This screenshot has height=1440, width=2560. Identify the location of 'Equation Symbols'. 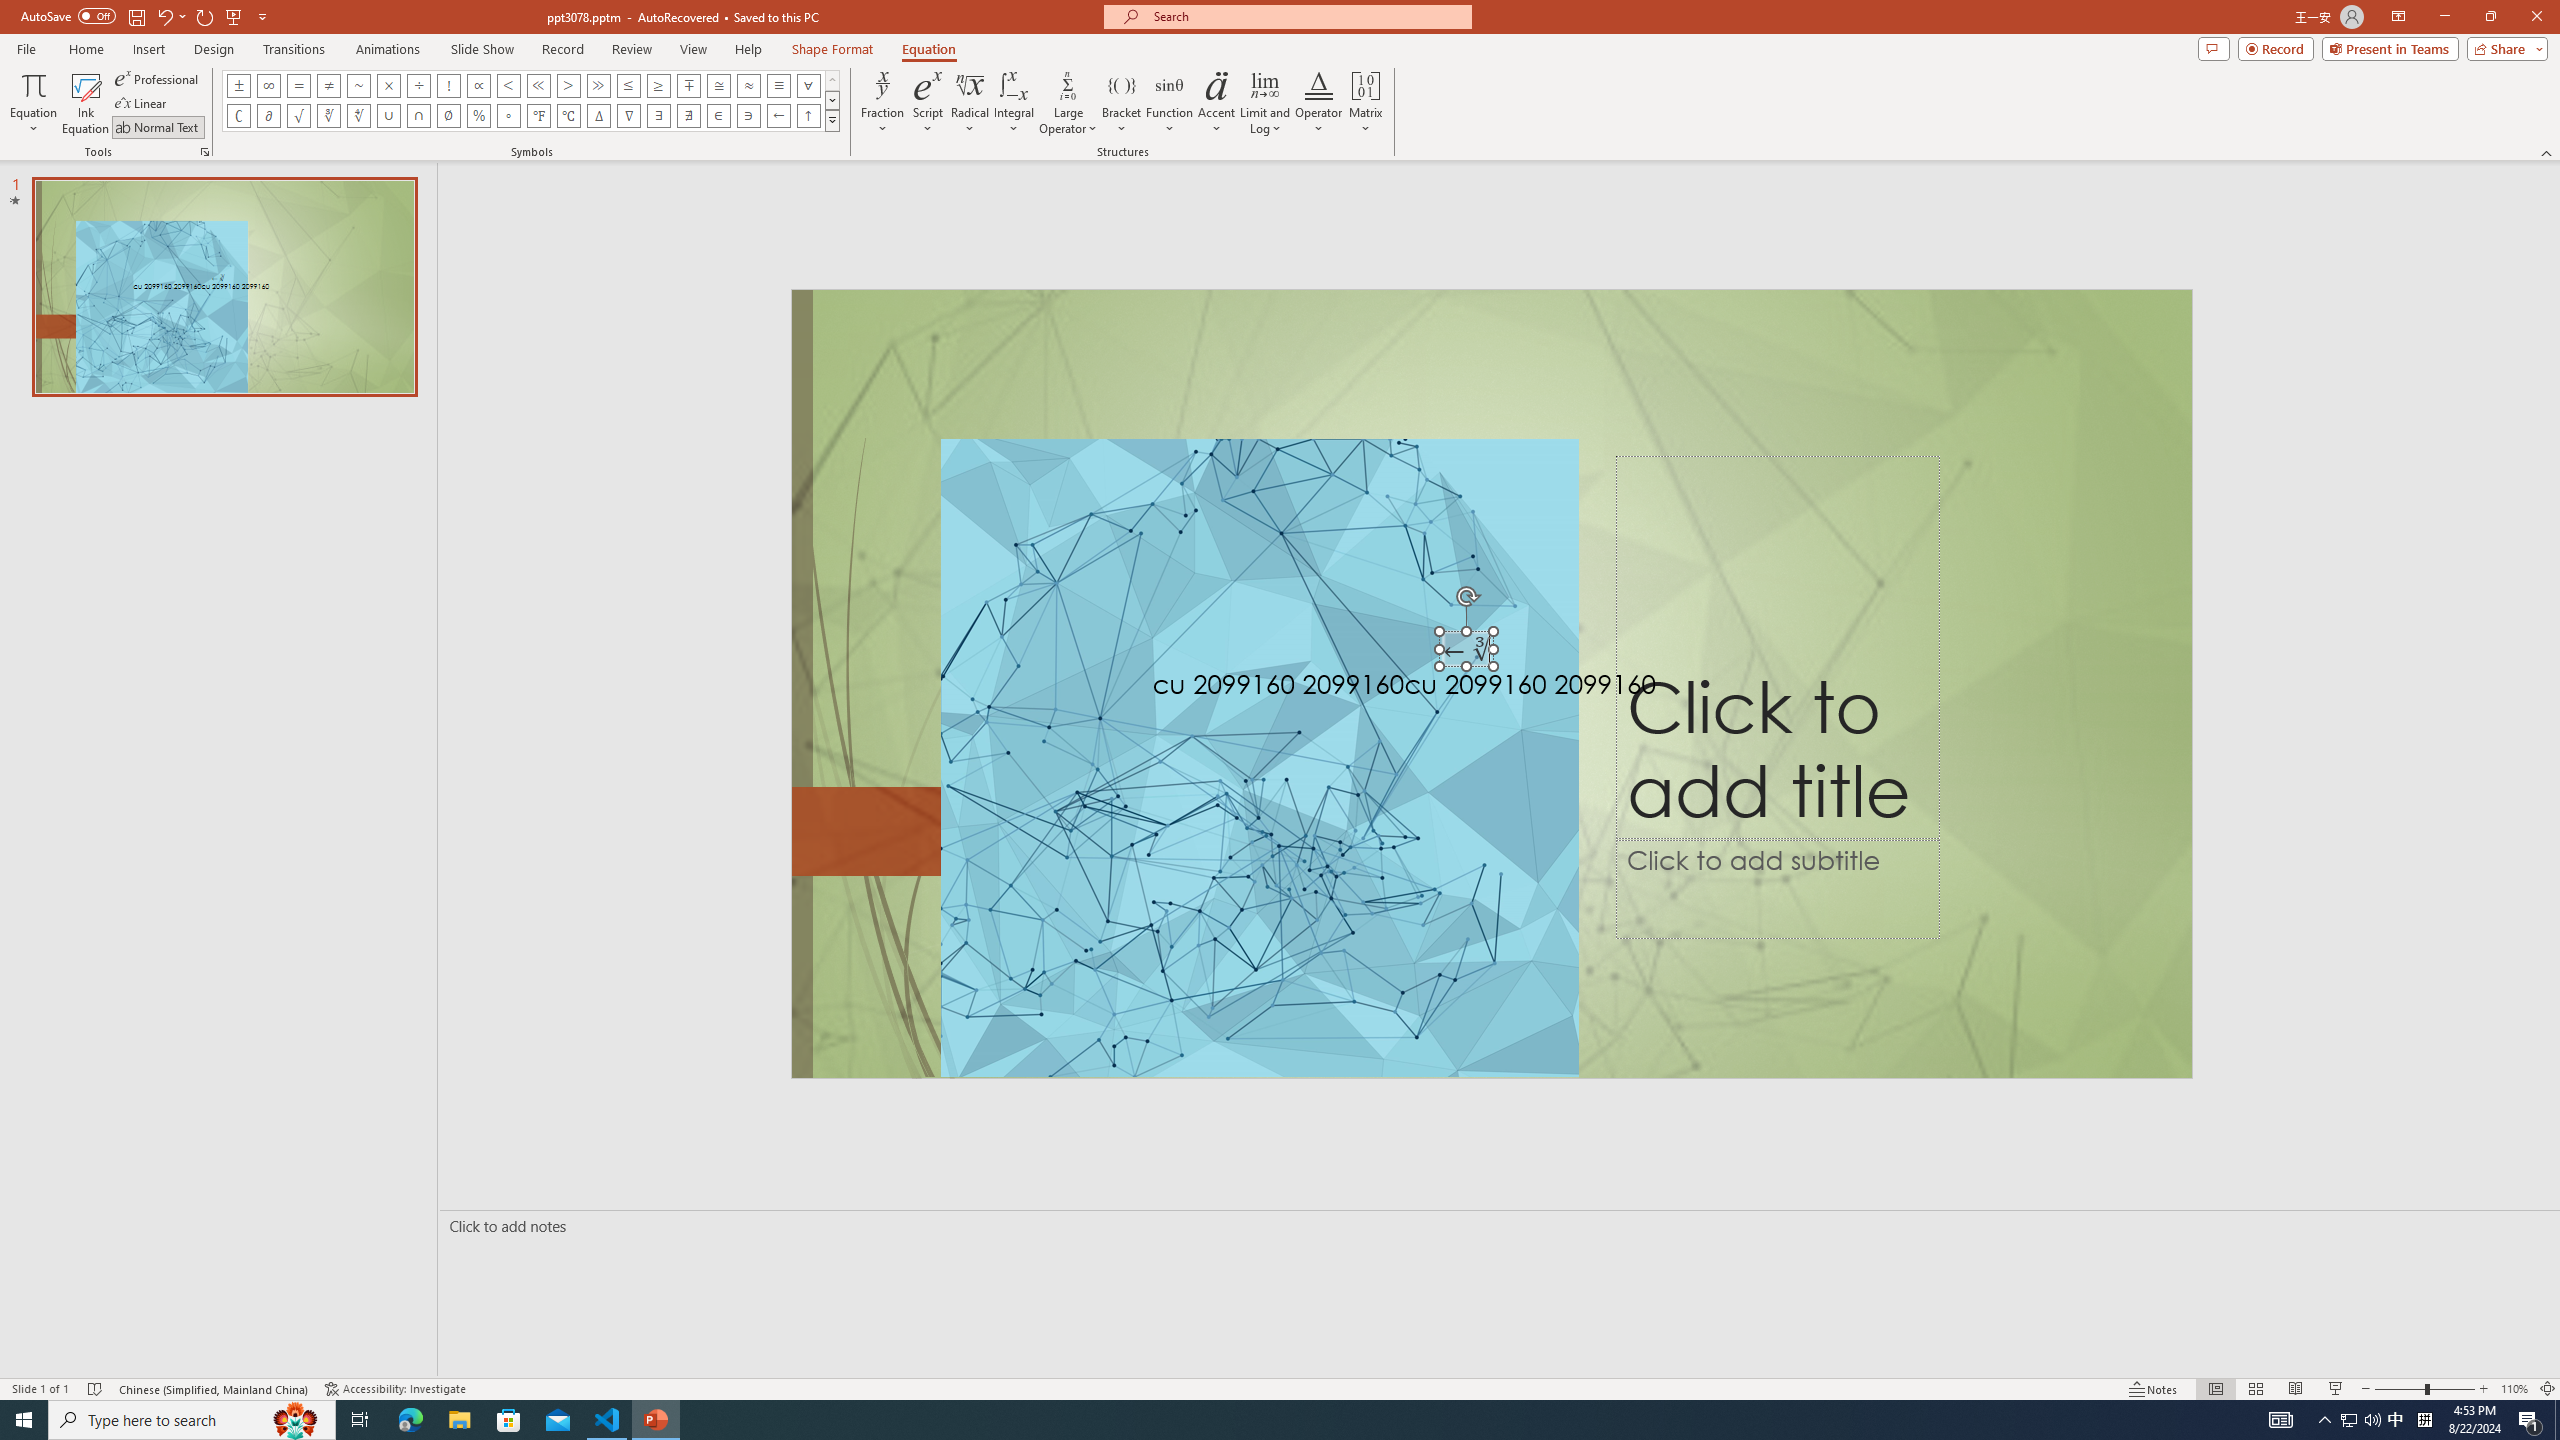
(831, 119).